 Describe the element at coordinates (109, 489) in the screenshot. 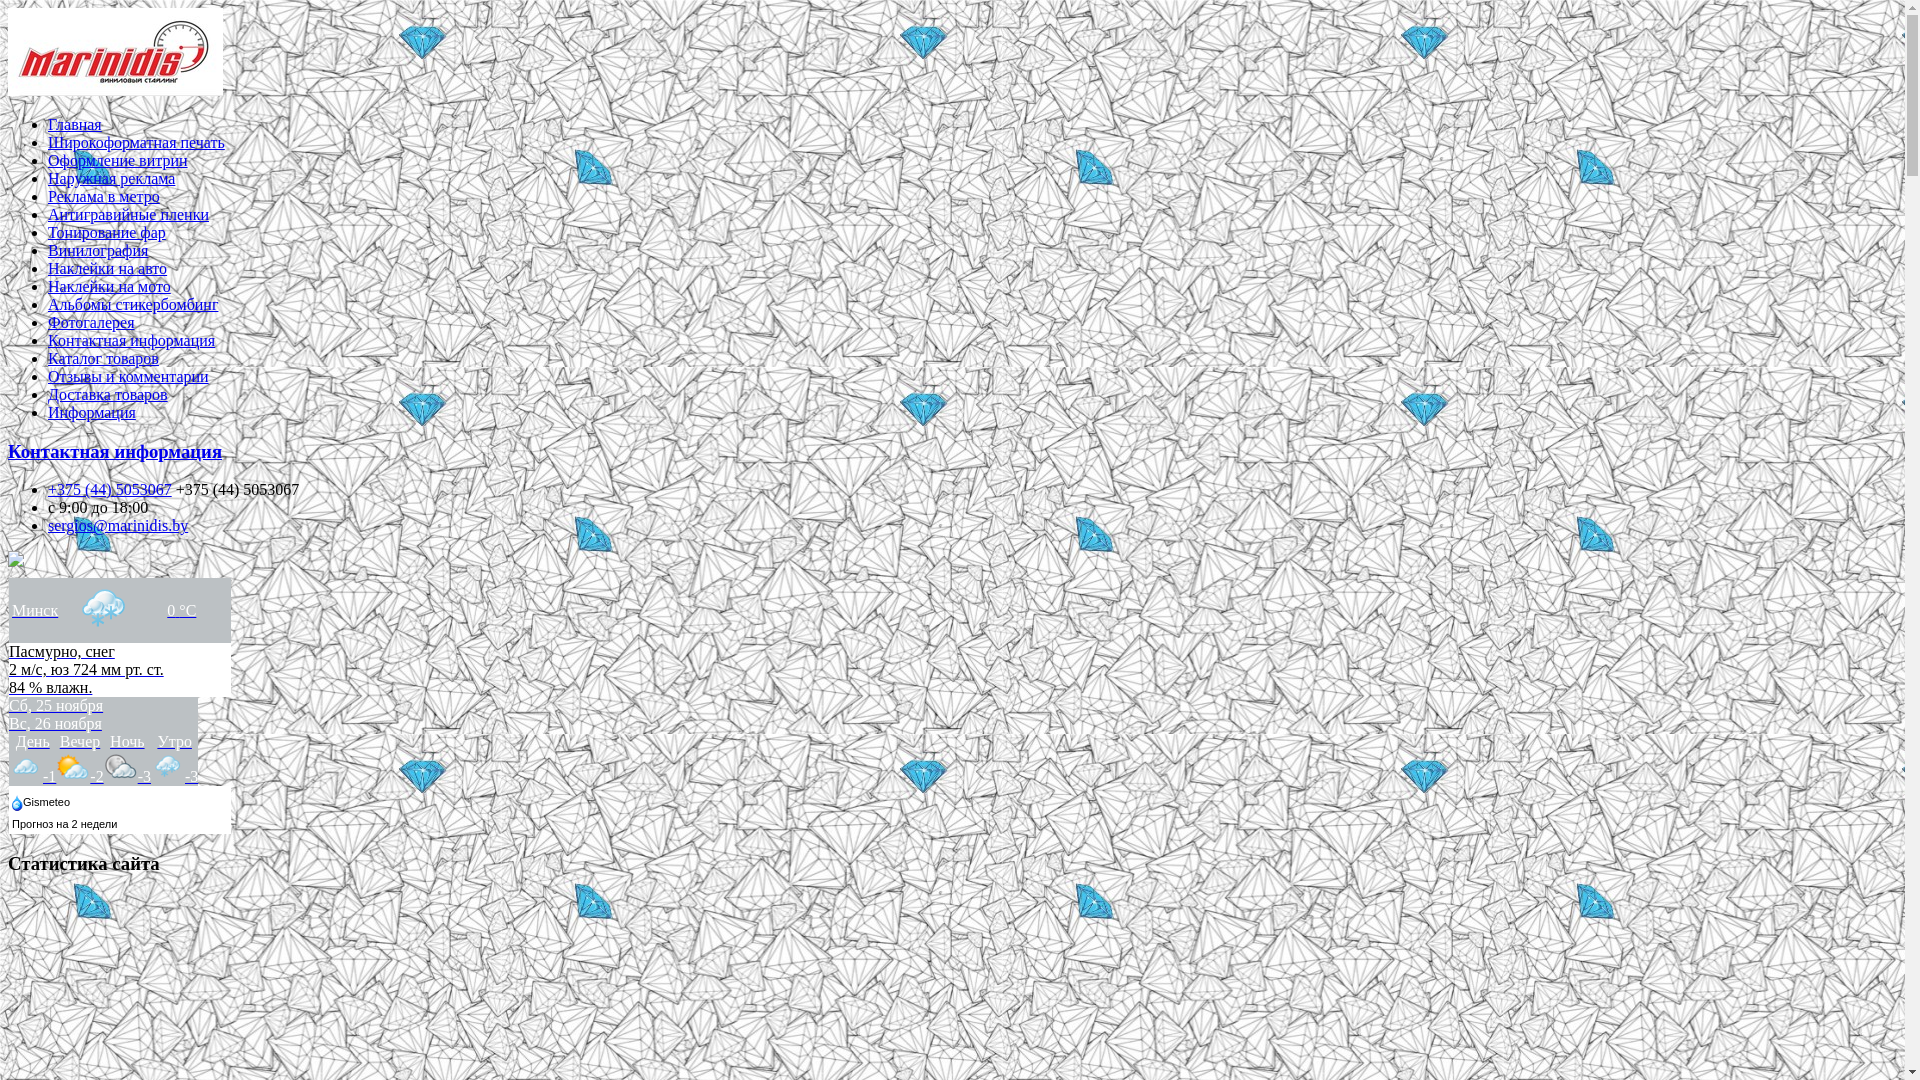

I see `'+375 (44) 5053067'` at that location.